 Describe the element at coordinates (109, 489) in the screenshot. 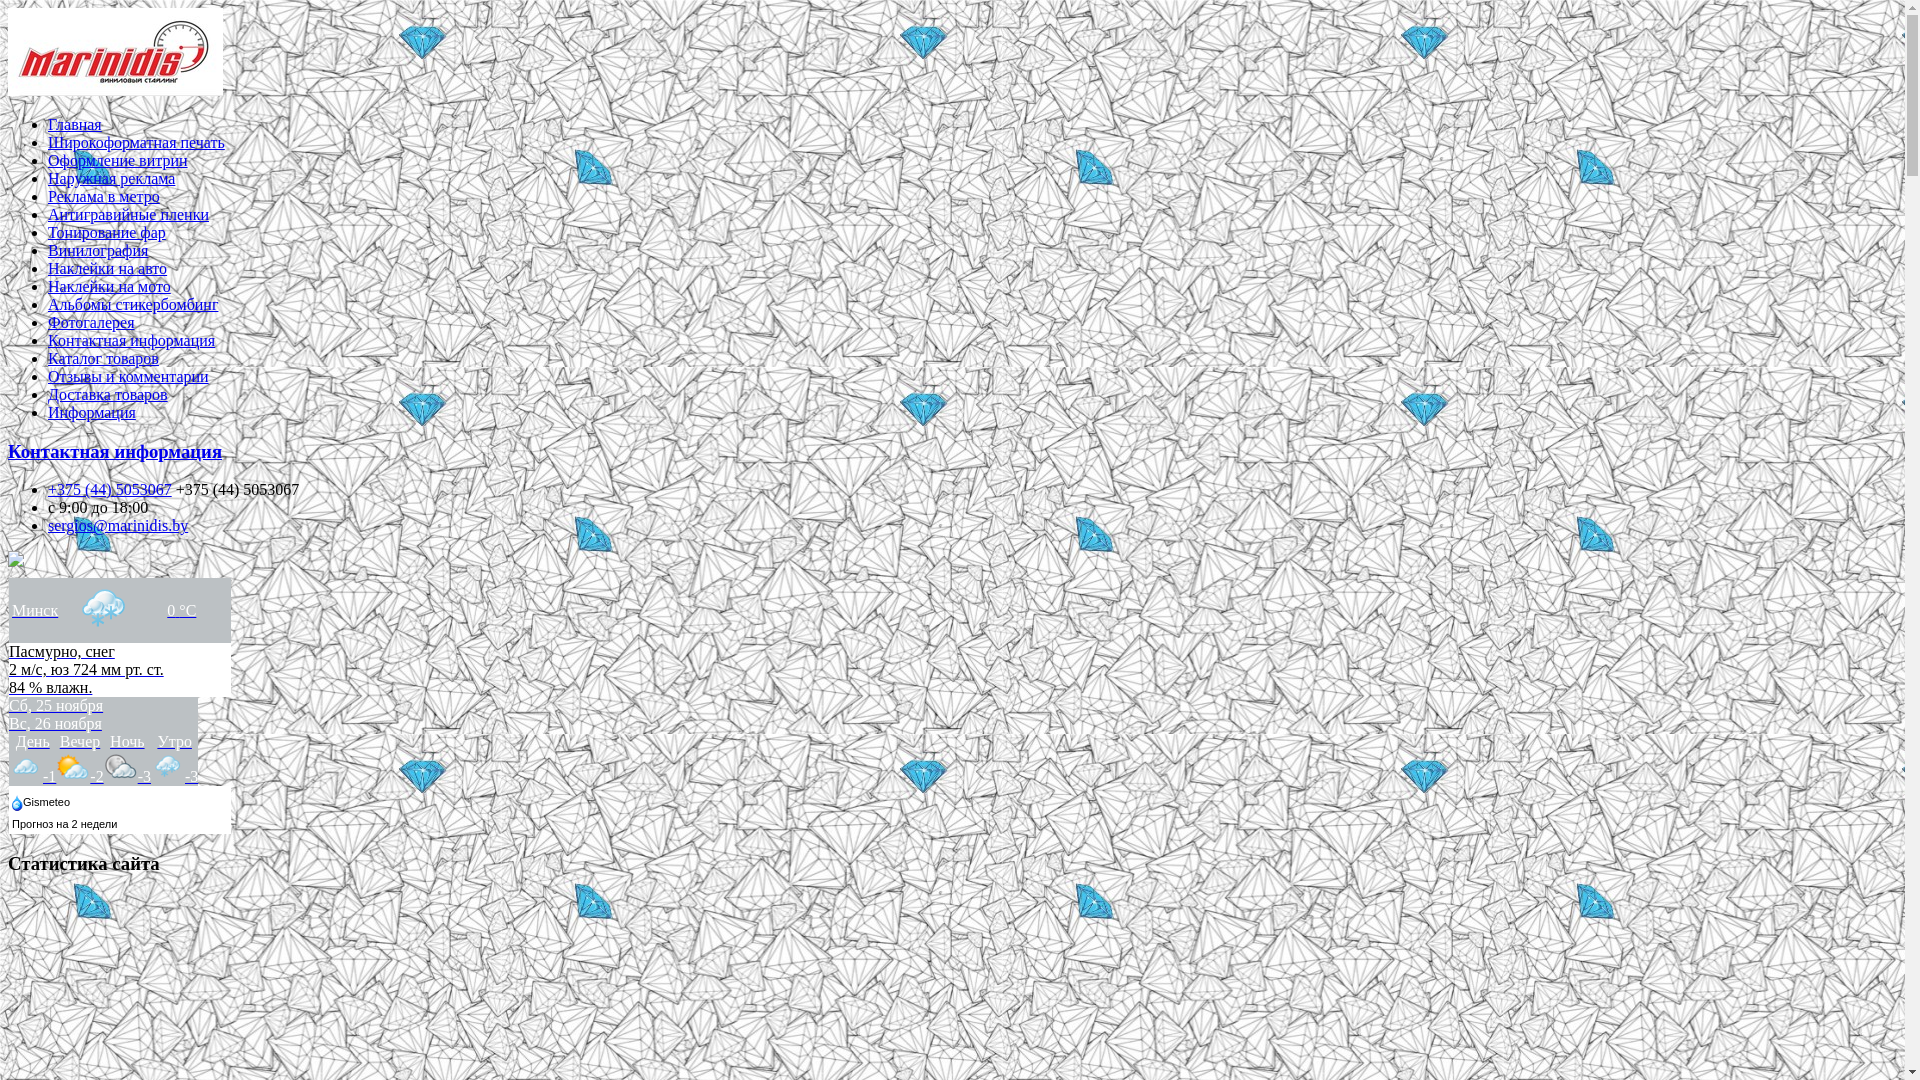

I see `'+375 (44) 5053067'` at that location.